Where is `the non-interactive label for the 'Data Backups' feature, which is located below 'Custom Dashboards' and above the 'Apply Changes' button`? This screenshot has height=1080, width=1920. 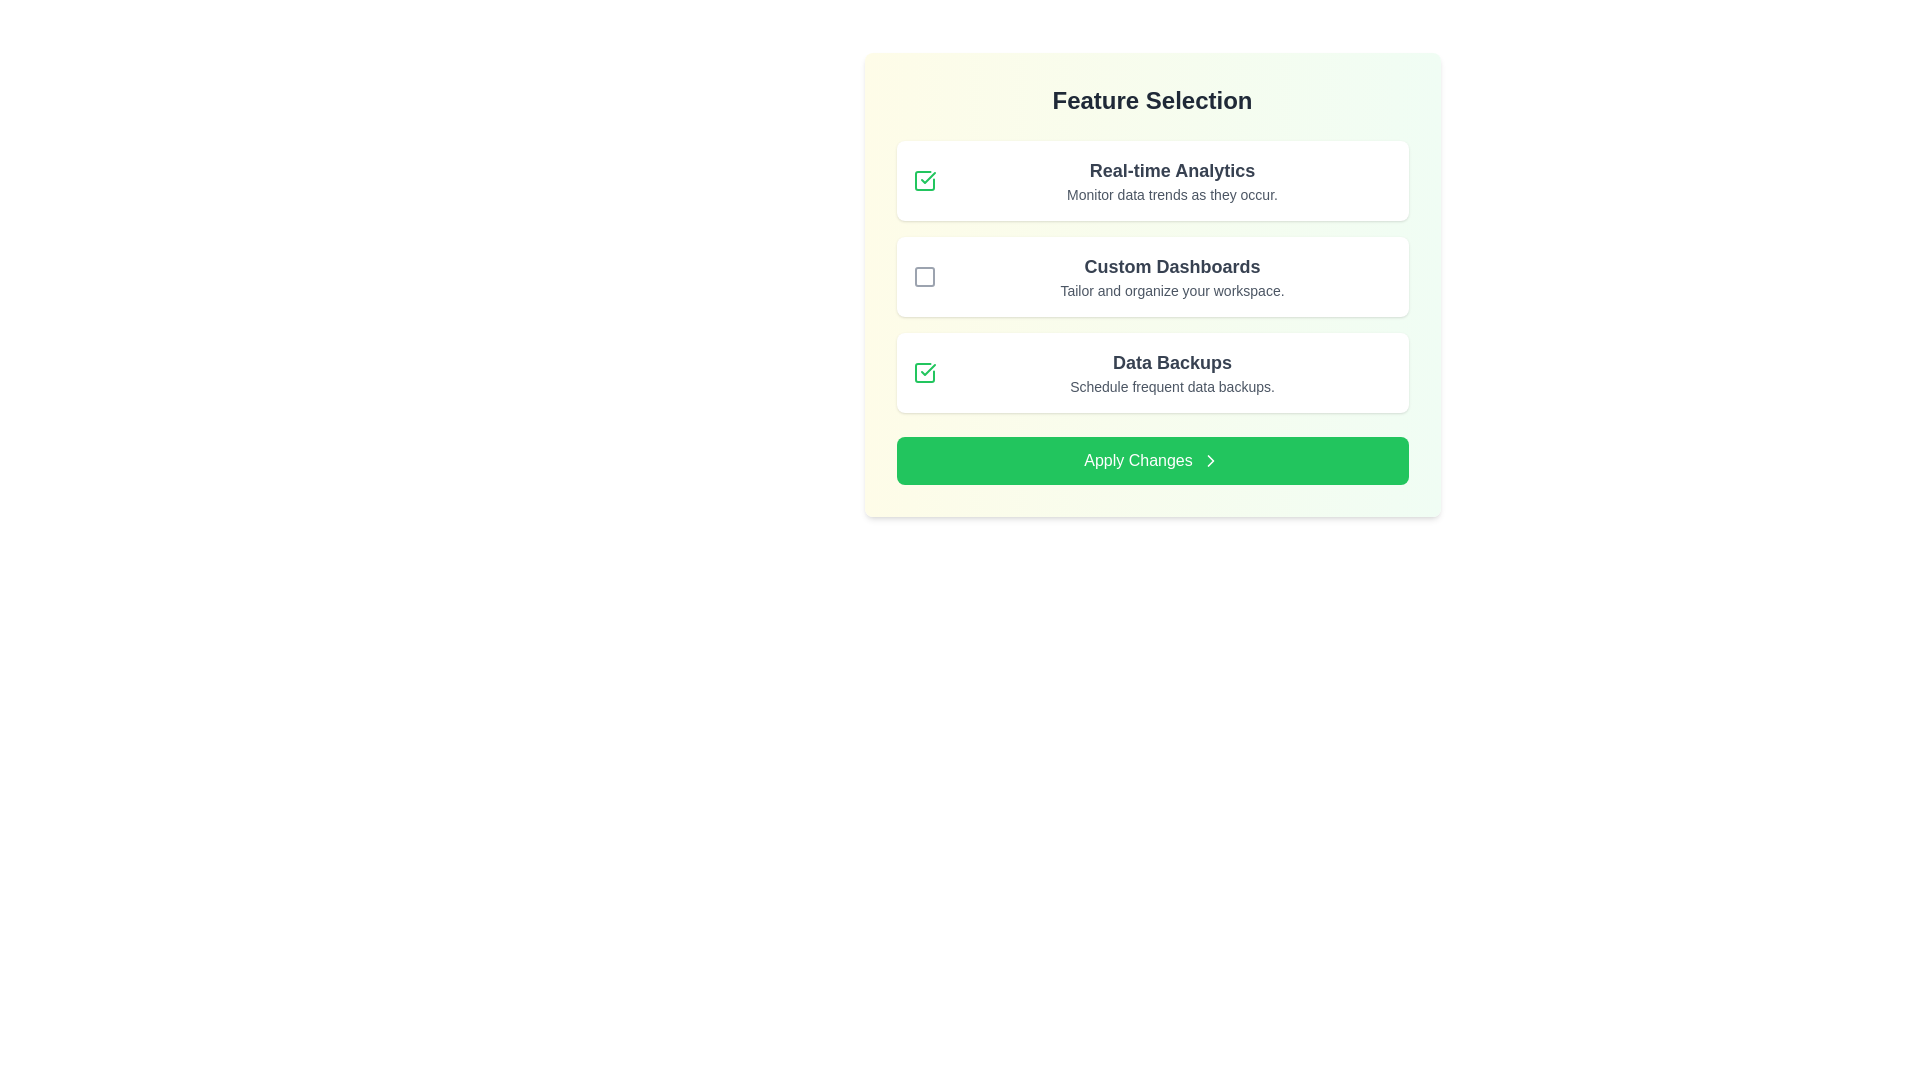 the non-interactive label for the 'Data Backups' feature, which is located below 'Custom Dashboards' and above the 'Apply Changes' button is located at coordinates (1172, 362).